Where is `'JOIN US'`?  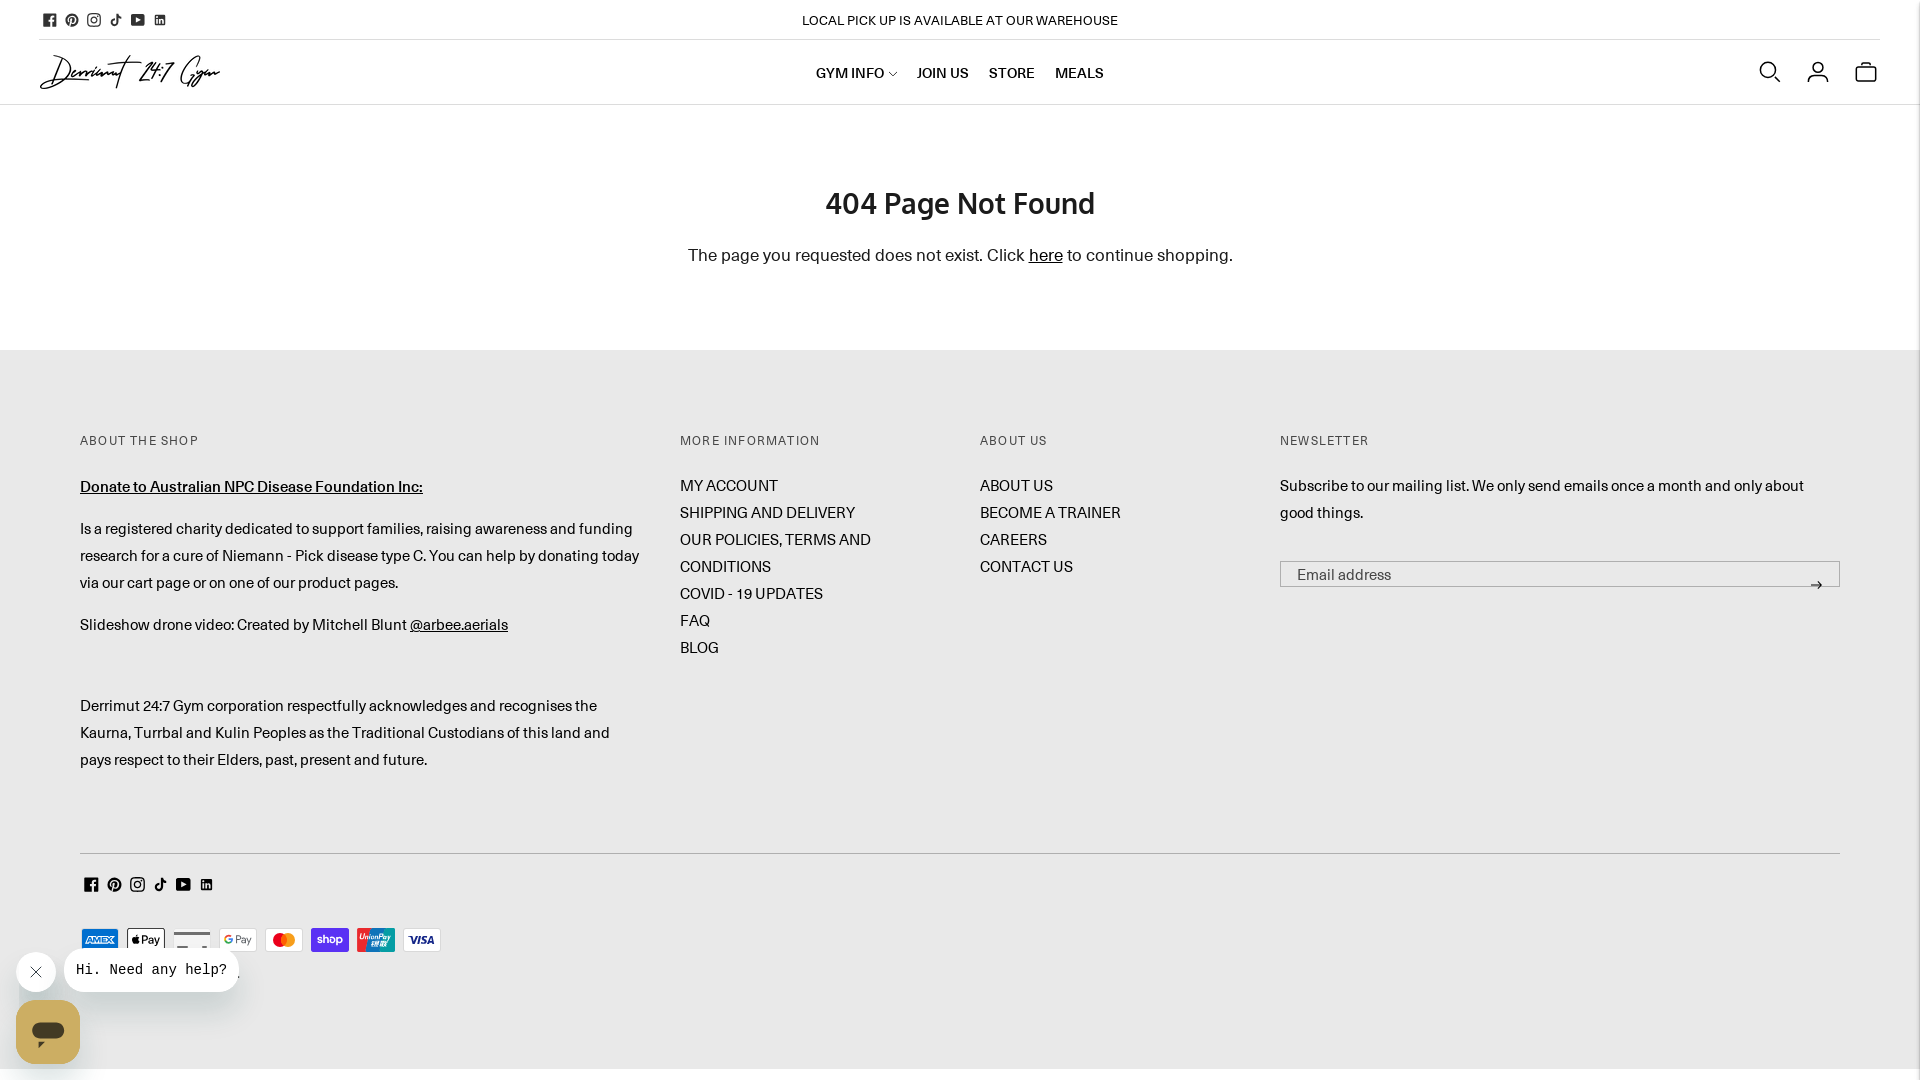
'JOIN US' is located at coordinates (941, 71).